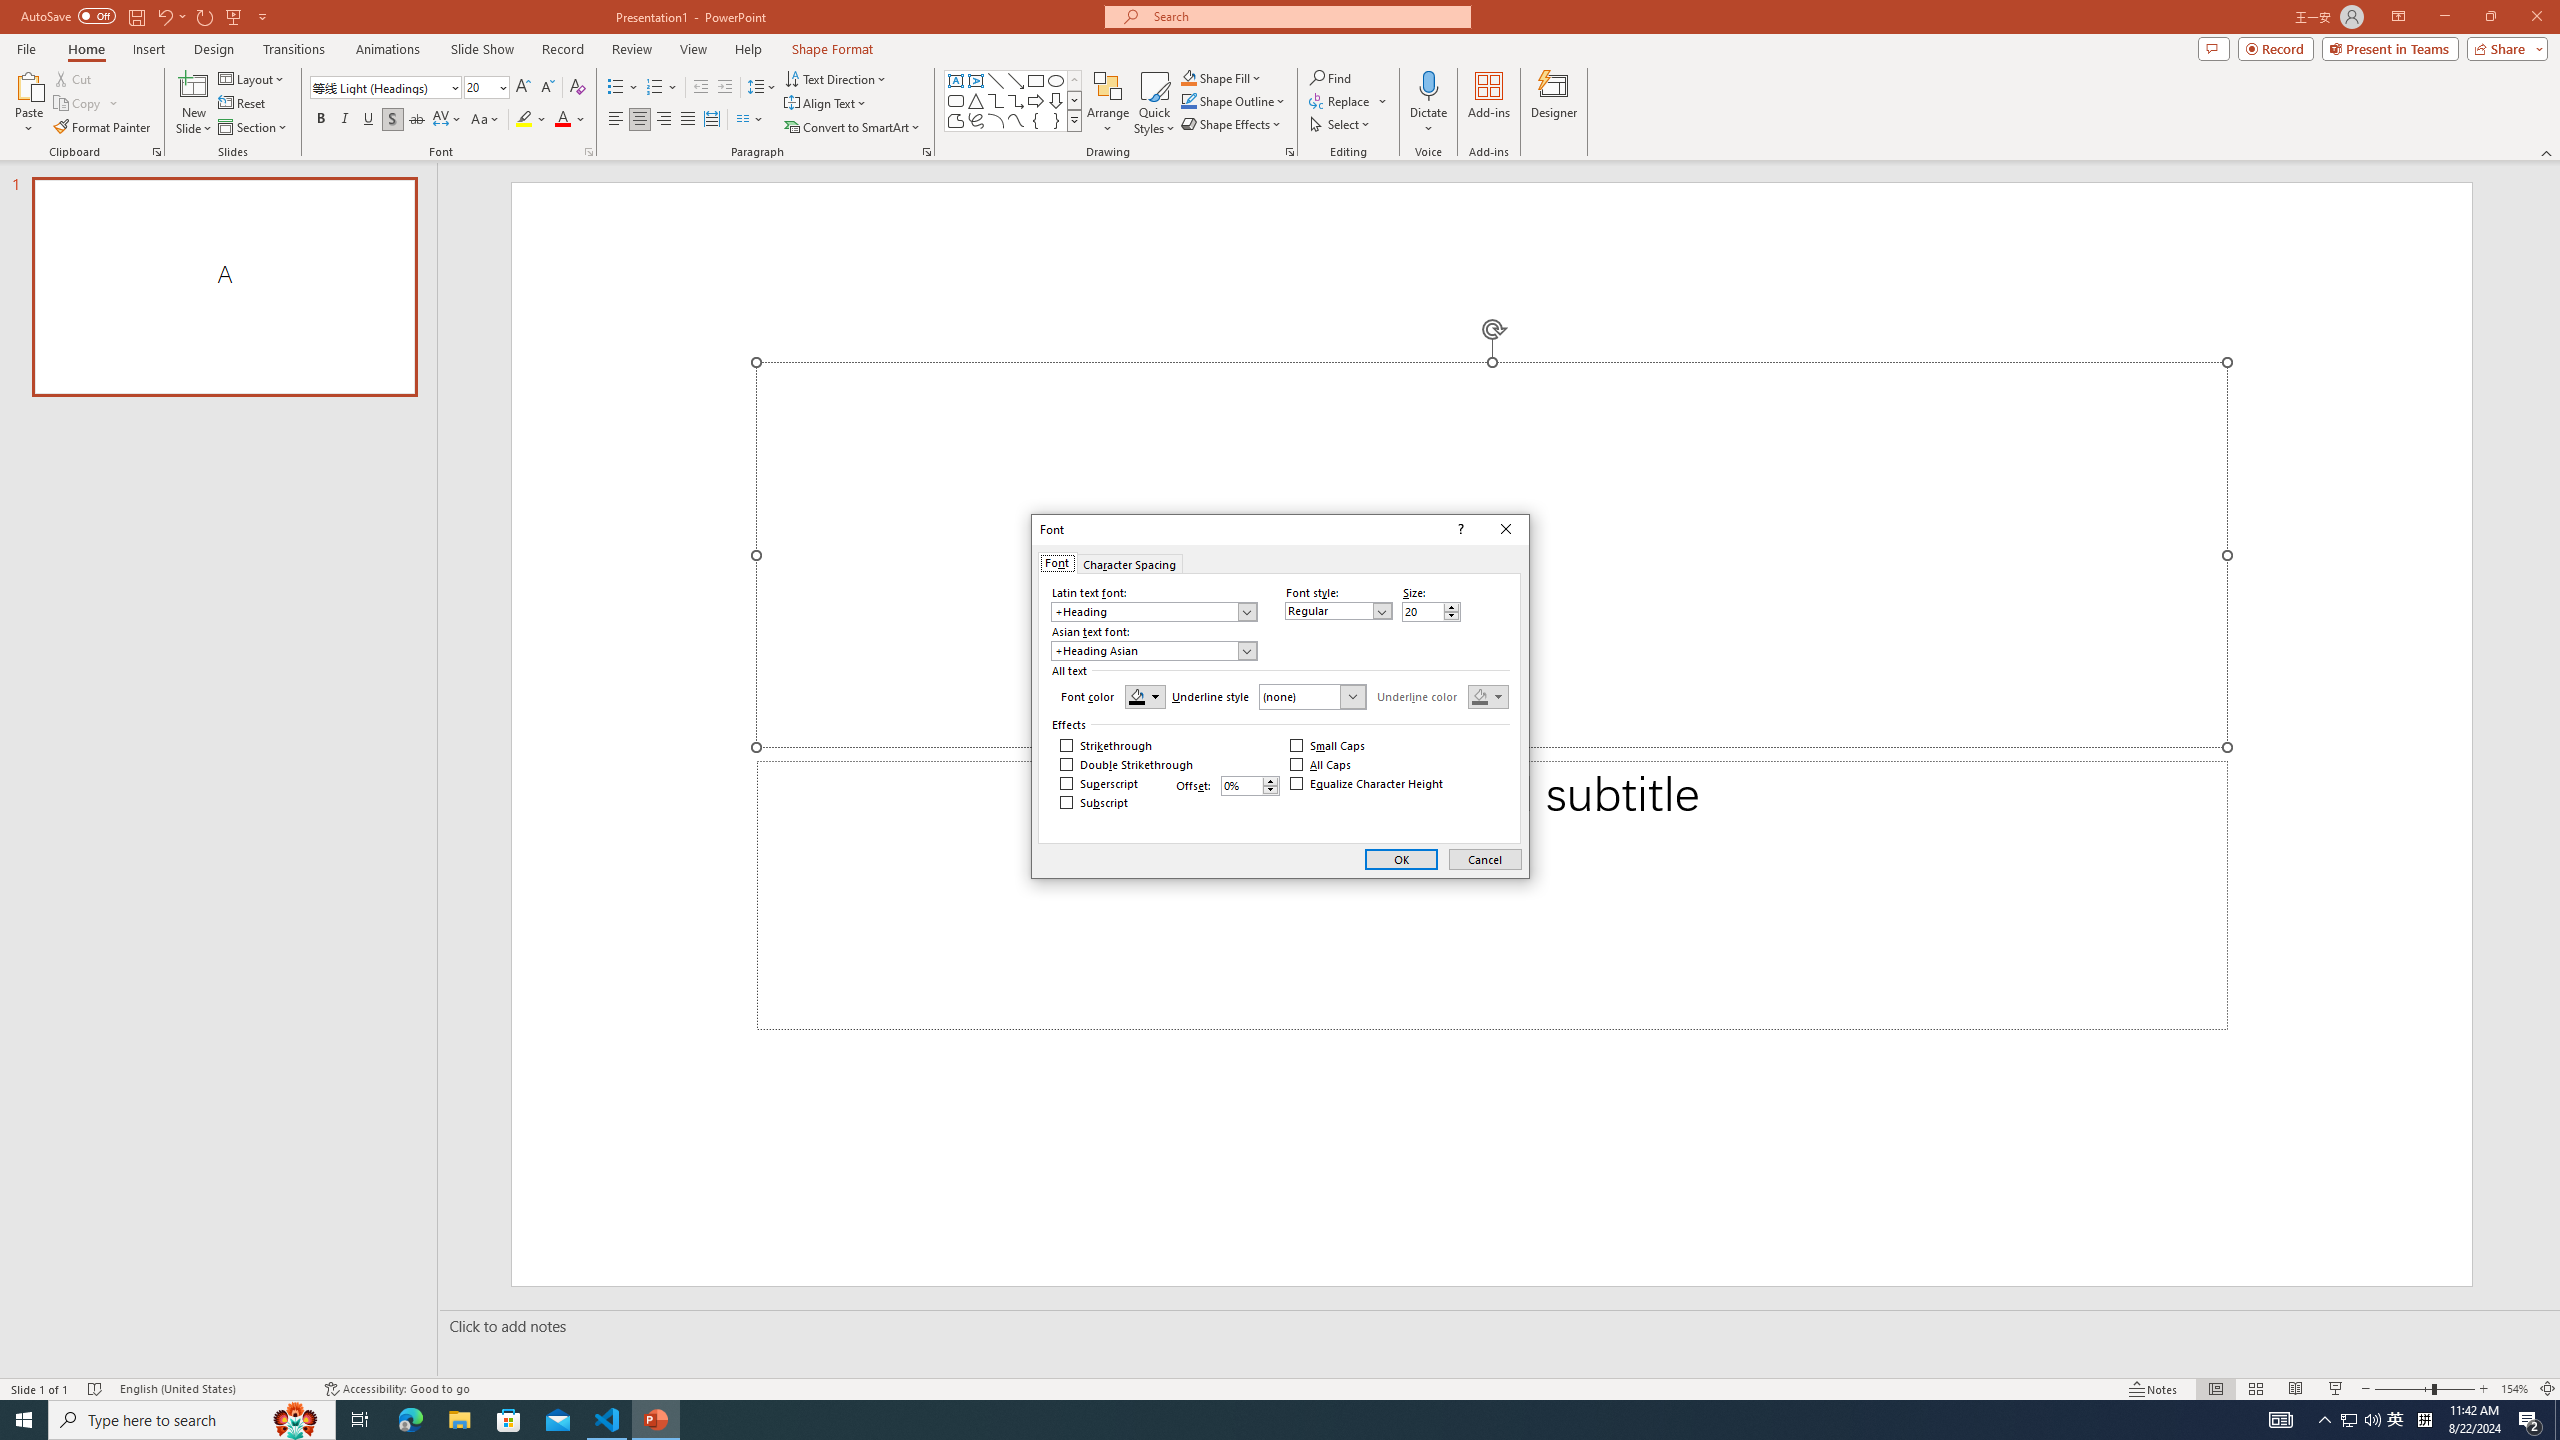  Describe the element at coordinates (1427, 84) in the screenshot. I see `'Dictate'` at that location.